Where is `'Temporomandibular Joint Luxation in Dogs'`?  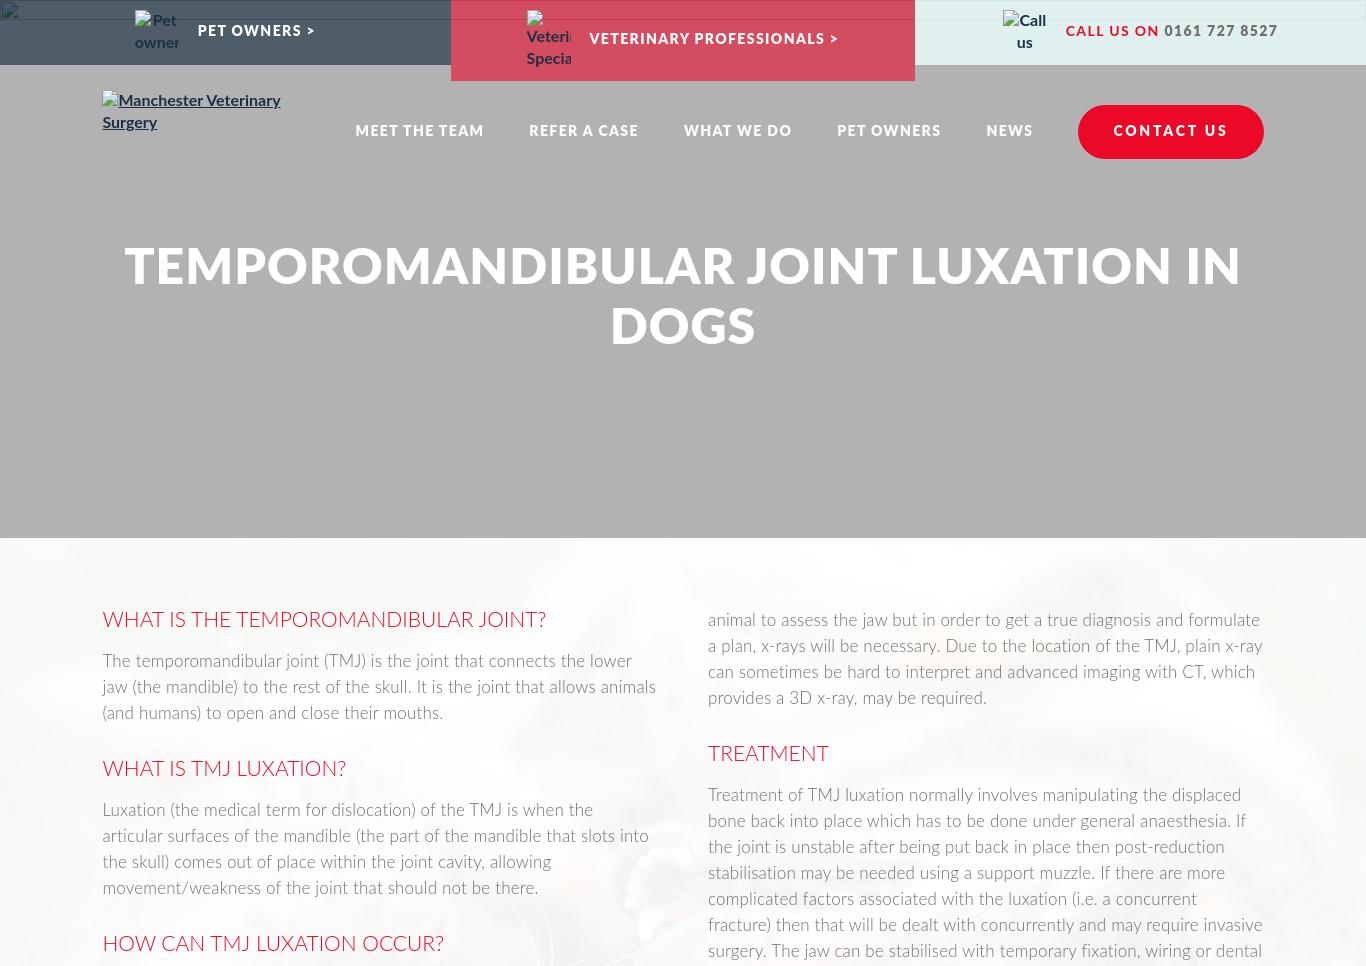 'Temporomandibular Joint Luxation in Dogs' is located at coordinates (681, 297).